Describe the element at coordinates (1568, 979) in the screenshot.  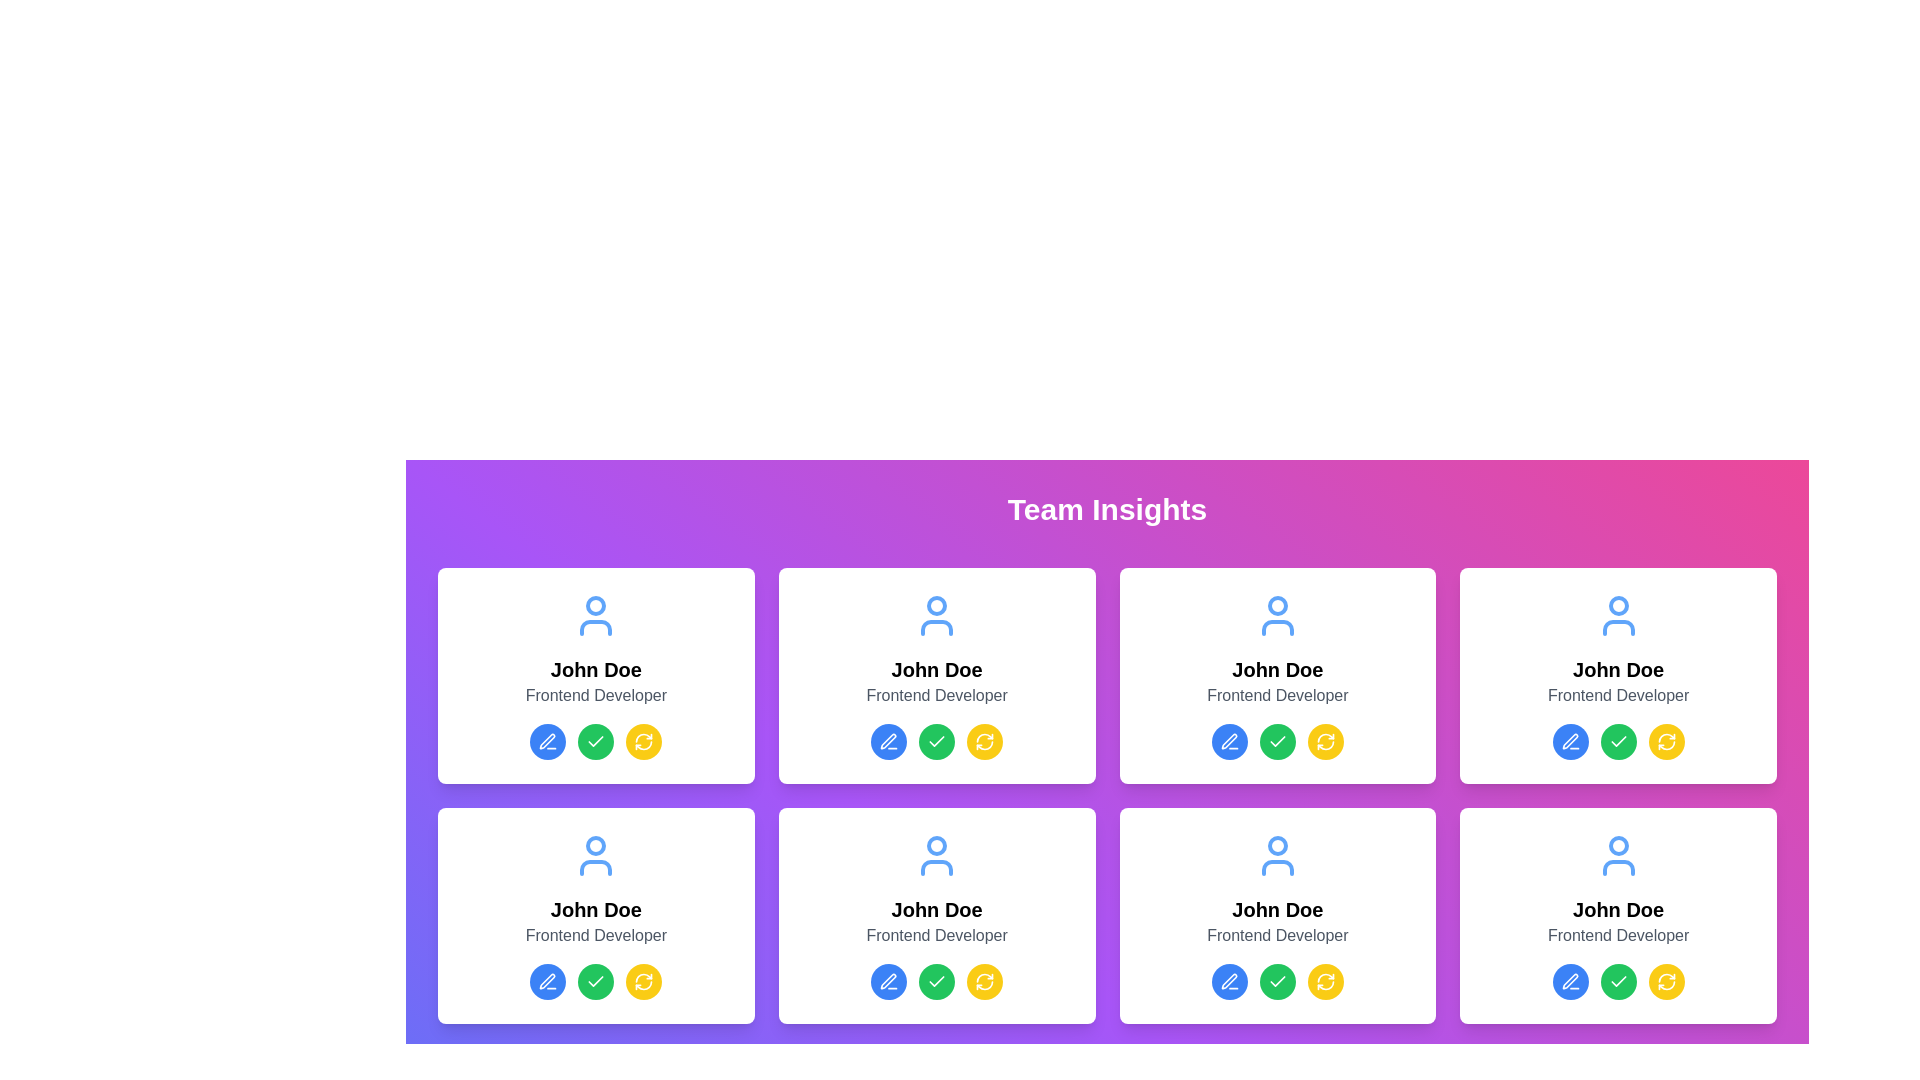
I see `the edit button with a pen-shaped icon located in the bottom-left corner of the last user information card in the second row of the grid` at that location.